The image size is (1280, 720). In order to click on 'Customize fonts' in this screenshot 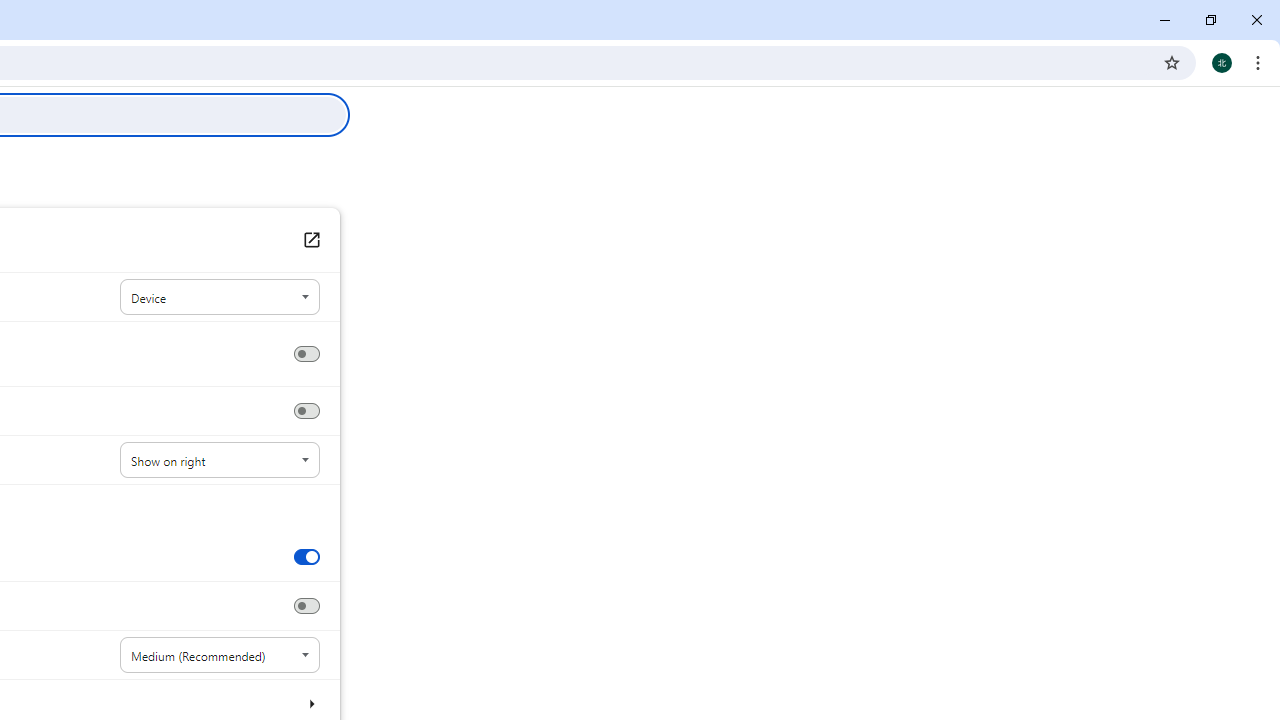, I will do `click(310, 702)`.